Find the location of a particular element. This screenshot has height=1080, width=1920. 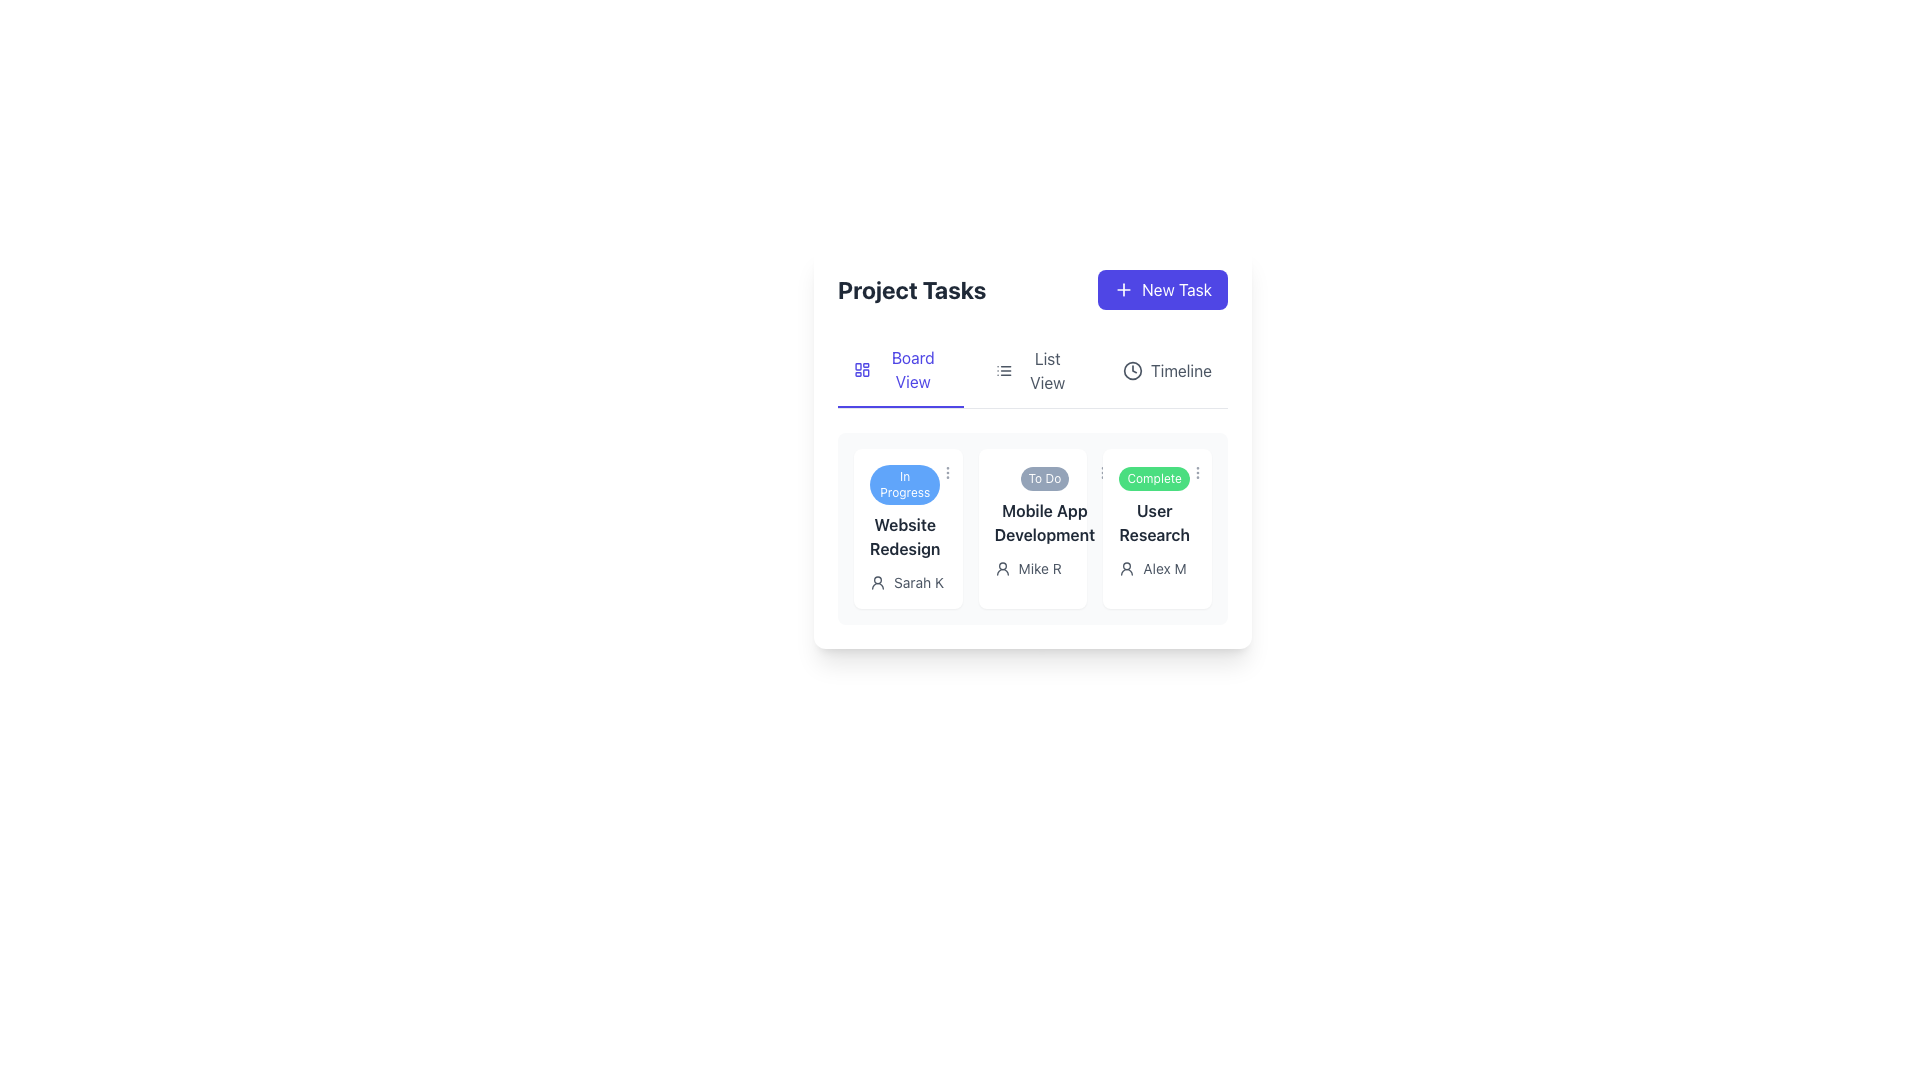

the 'User Research' text label, which is styled in bold font and dark gray color, located within its card interface below the 'Complete' badge is located at coordinates (1154, 522).